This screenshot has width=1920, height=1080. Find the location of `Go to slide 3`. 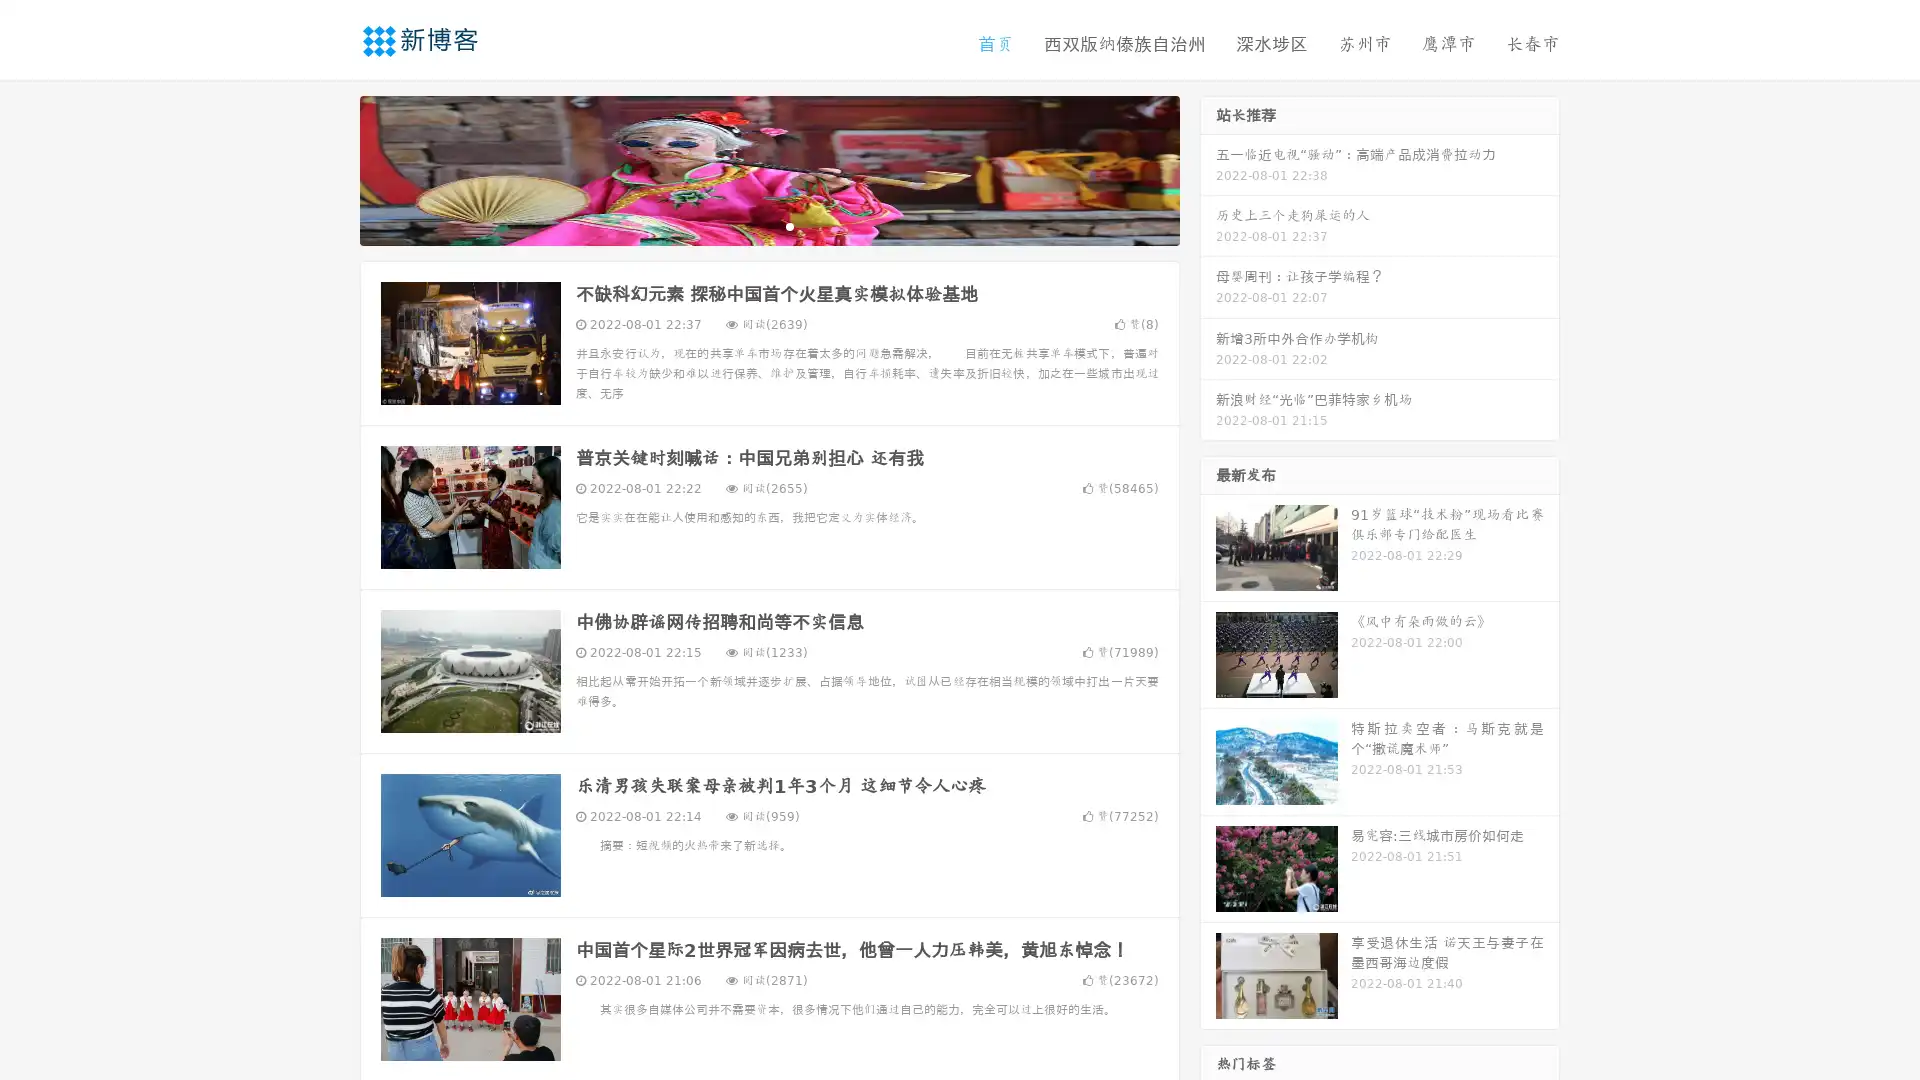

Go to slide 3 is located at coordinates (789, 225).